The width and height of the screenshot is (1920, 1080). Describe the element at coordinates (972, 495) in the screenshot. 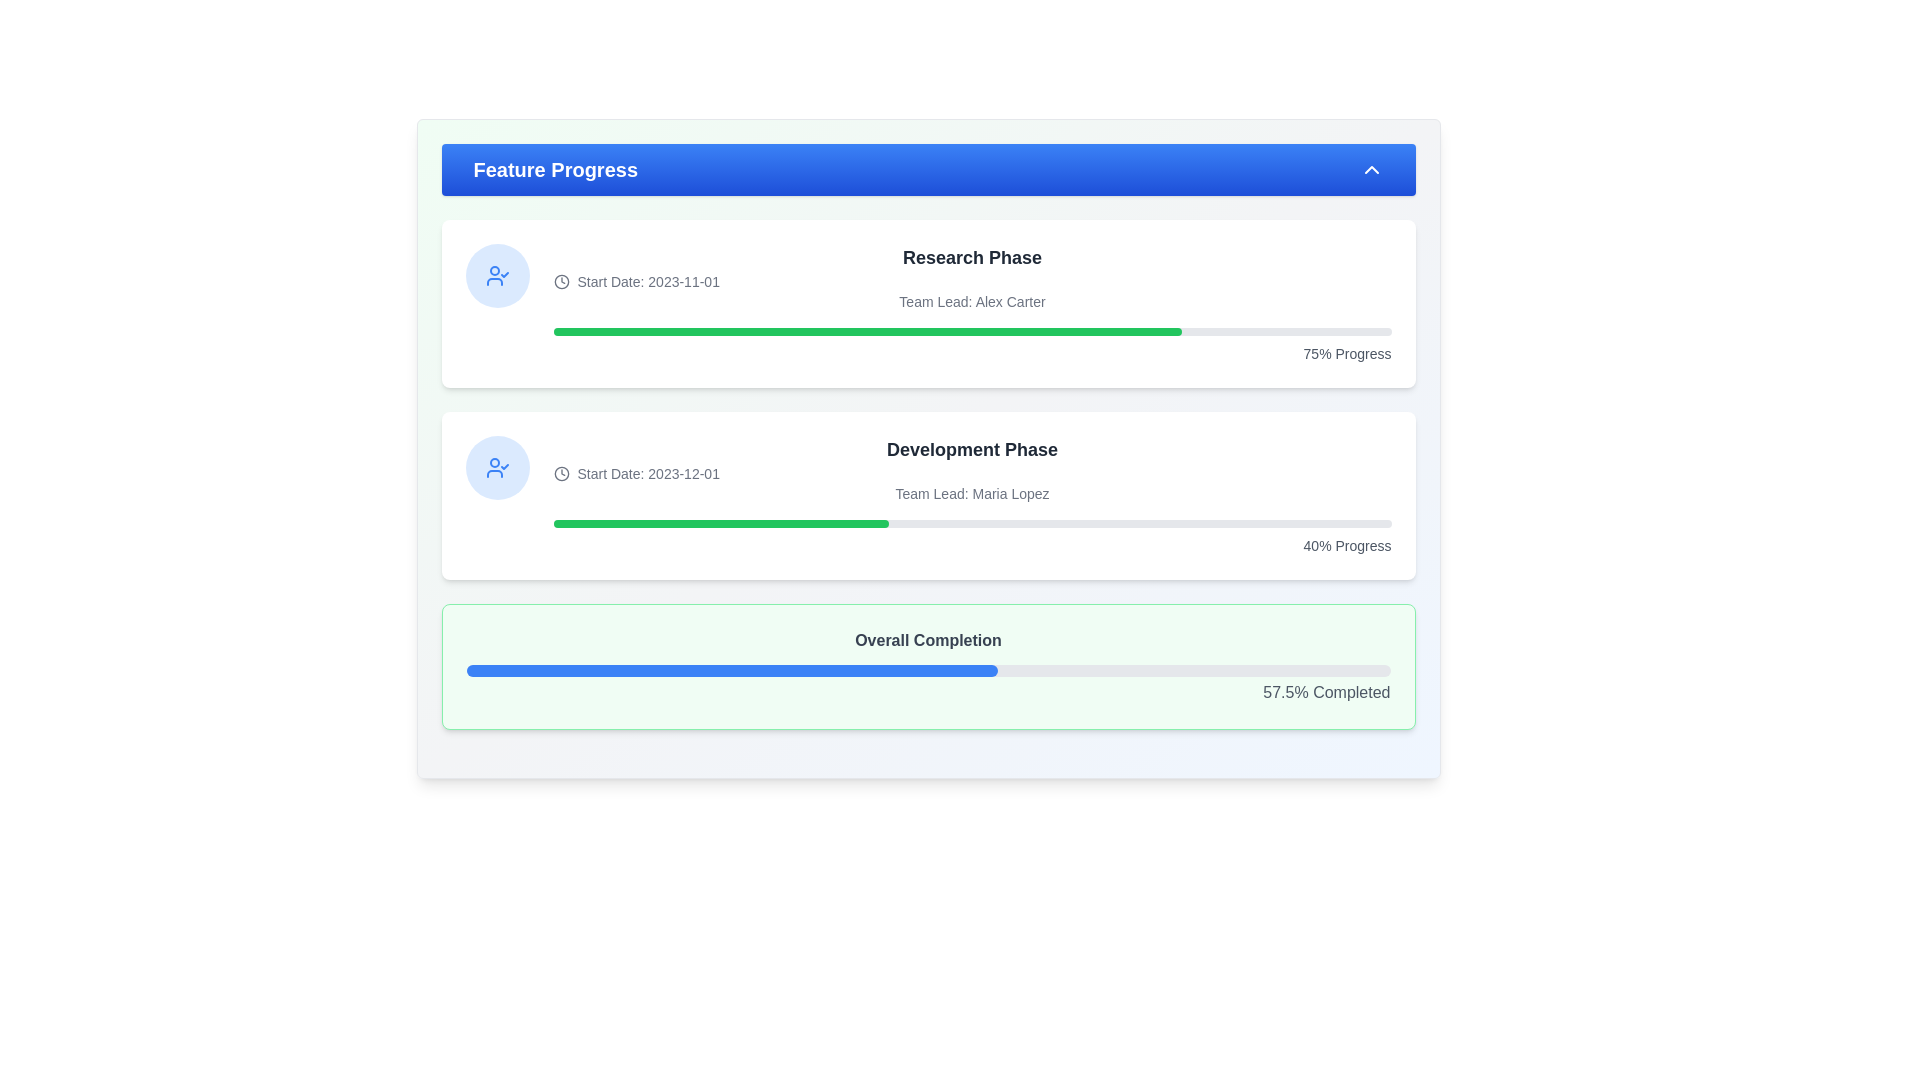

I see `displayed information from the composite information panel that summarizes the status of the 'Development Phase' within a project, located as the second card in a vertical list` at that location.